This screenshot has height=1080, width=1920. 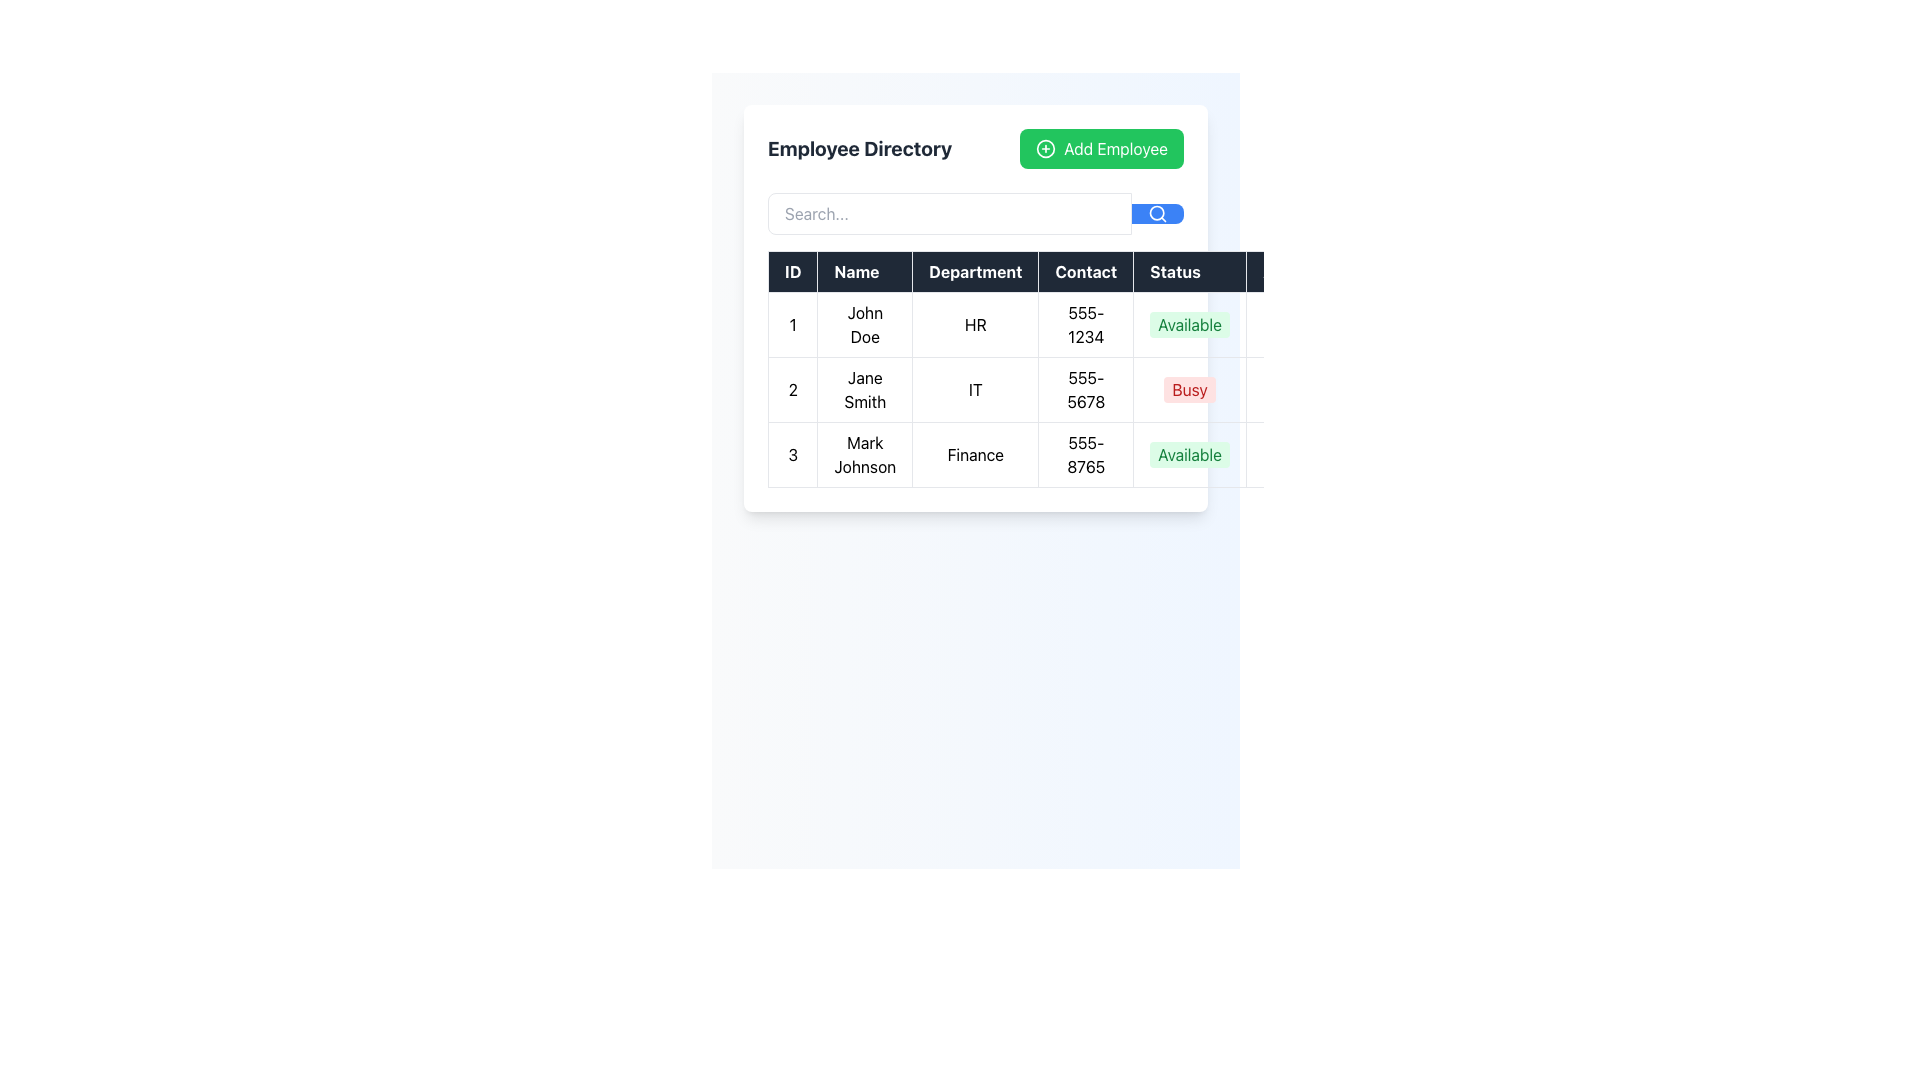 I want to click on the Table Header labeled 'Status', which has a dark background and white bold text, positioned between 'Contact' and 'Actions' in the Employee Directory table, so click(x=1190, y=272).